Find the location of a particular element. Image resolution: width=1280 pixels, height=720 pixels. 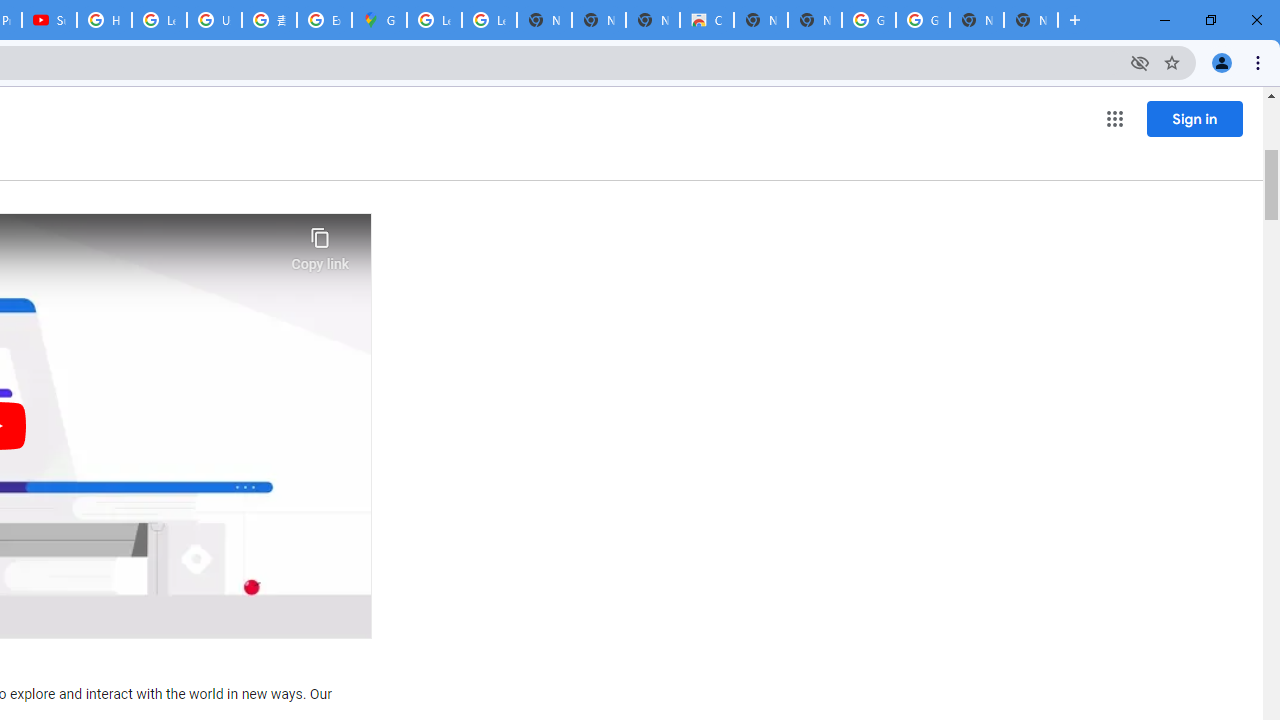

'Bookmark this tab' is located at coordinates (1171, 61).